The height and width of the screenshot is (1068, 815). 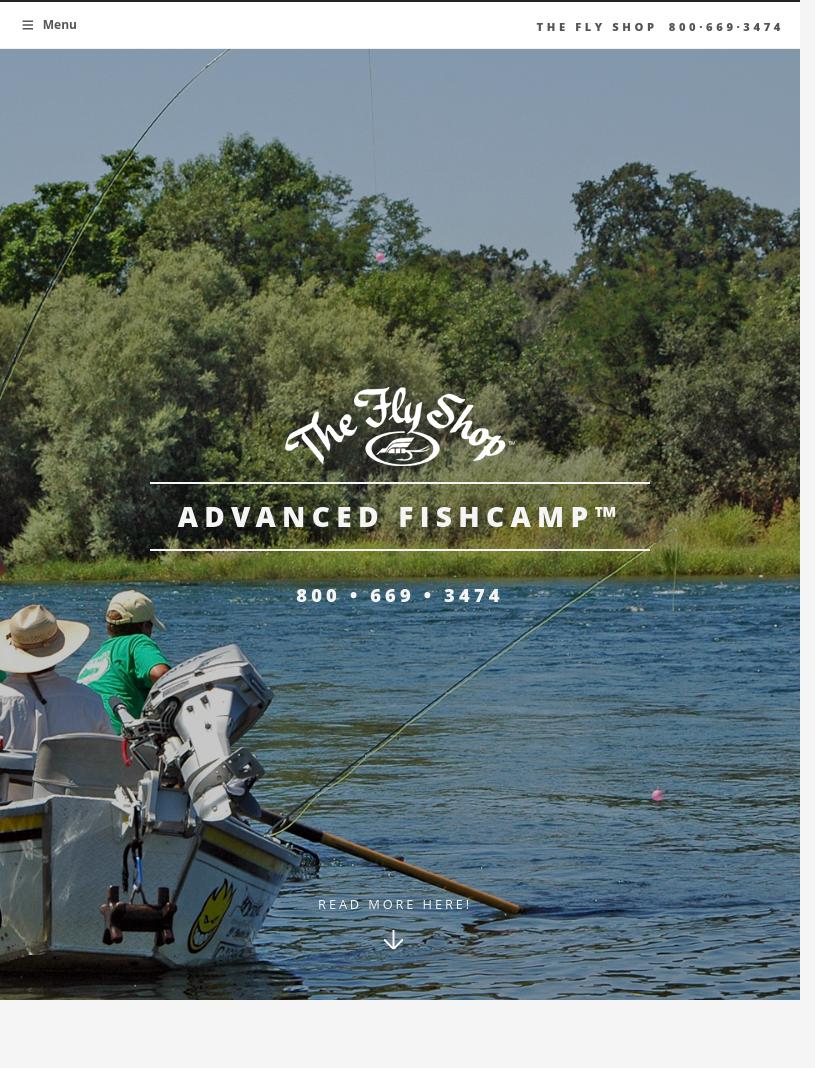 I want to click on 'Stream Report', so click(x=219, y=248).